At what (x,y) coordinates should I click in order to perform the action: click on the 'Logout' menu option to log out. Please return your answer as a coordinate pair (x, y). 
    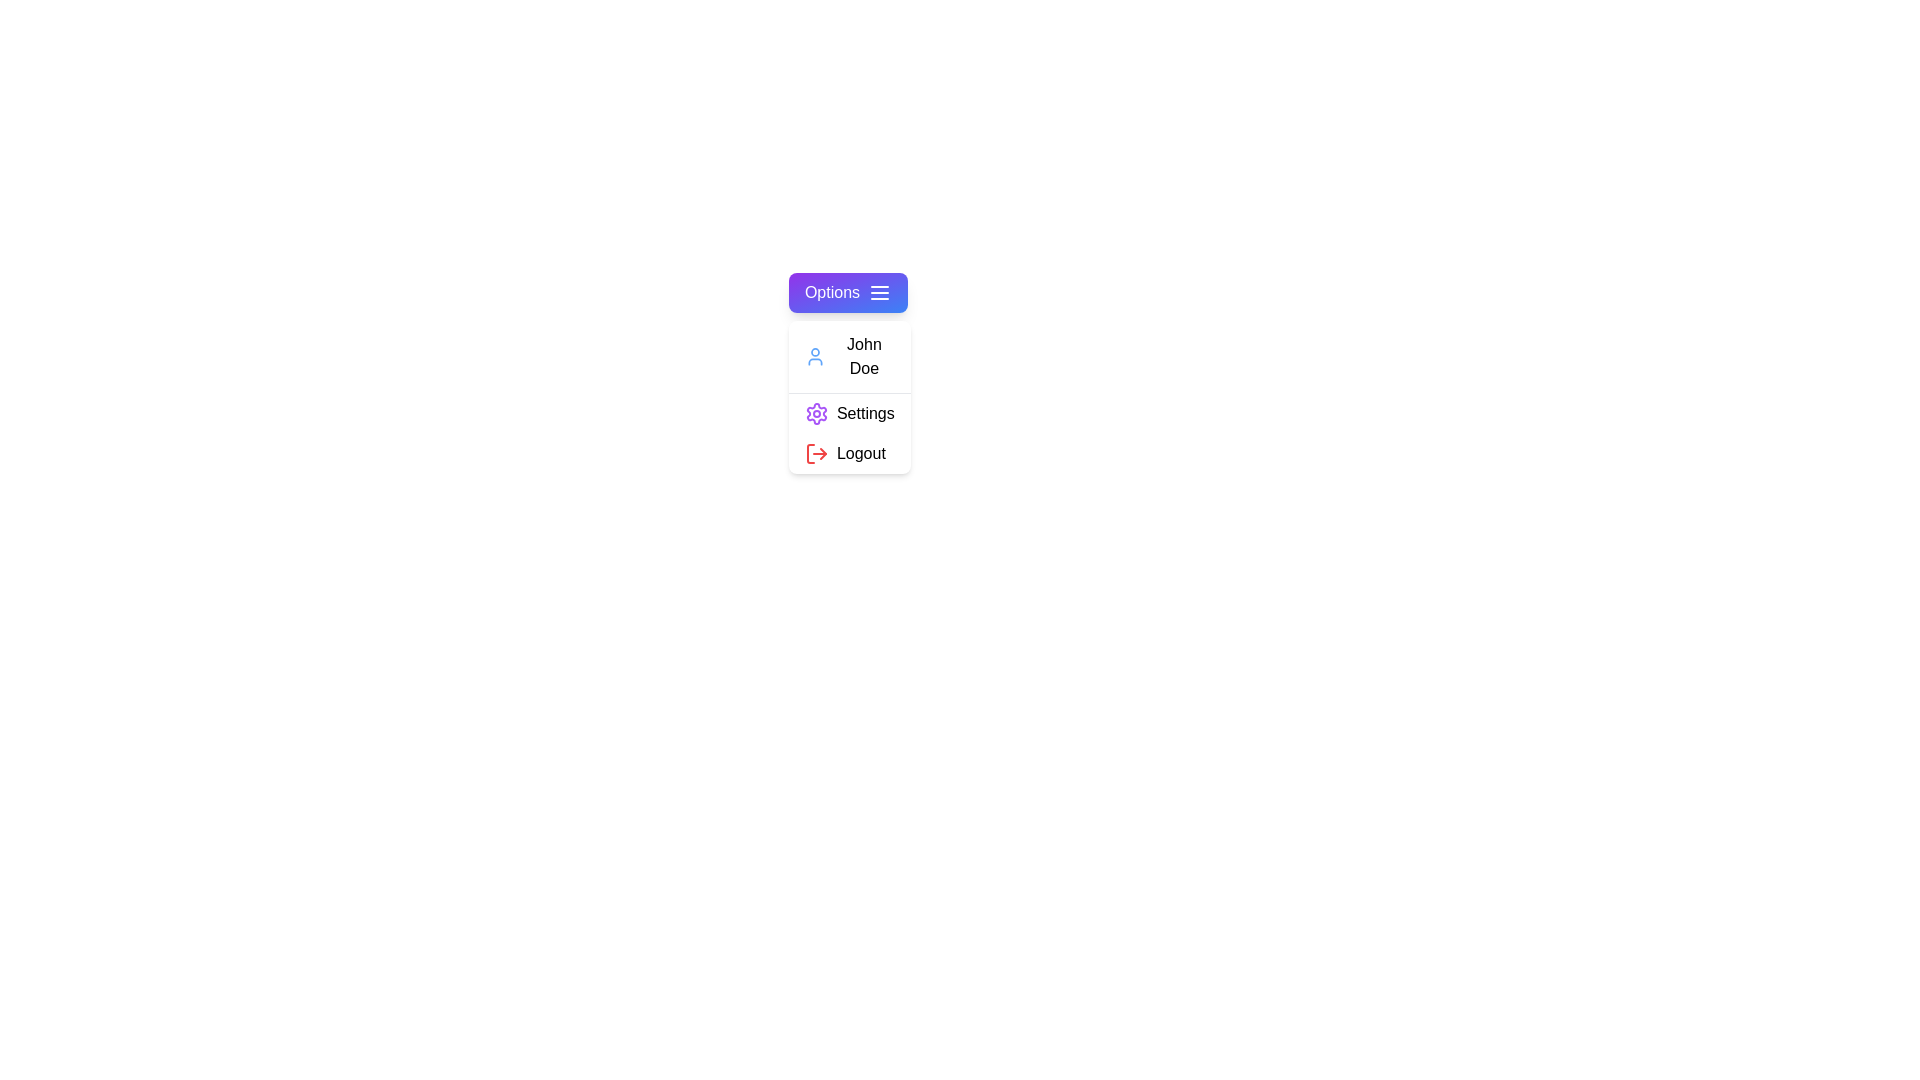
    Looking at the image, I should click on (849, 454).